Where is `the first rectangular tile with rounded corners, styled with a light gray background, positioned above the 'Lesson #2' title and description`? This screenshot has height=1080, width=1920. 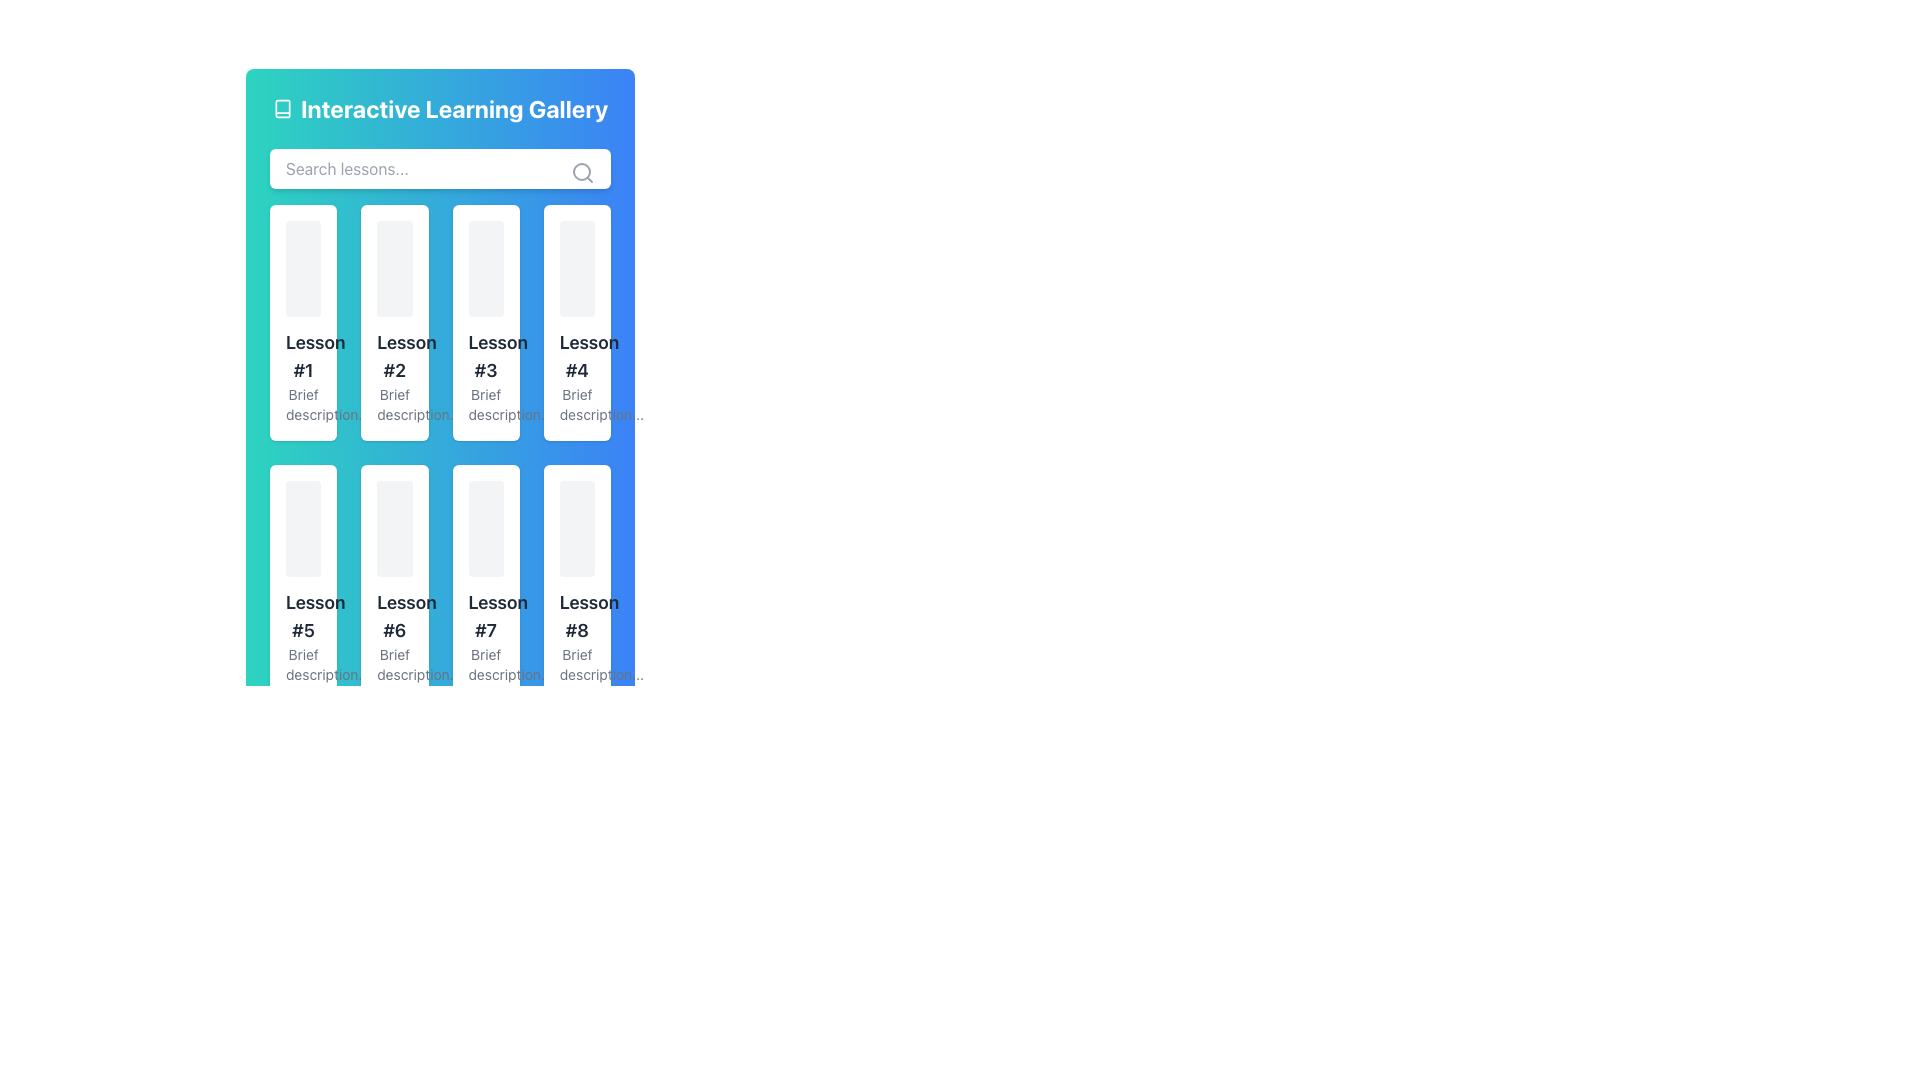
the first rectangular tile with rounded corners, styled with a light gray background, positioned above the 'Lesson #2' title and description is located at coordinates (394, 268).